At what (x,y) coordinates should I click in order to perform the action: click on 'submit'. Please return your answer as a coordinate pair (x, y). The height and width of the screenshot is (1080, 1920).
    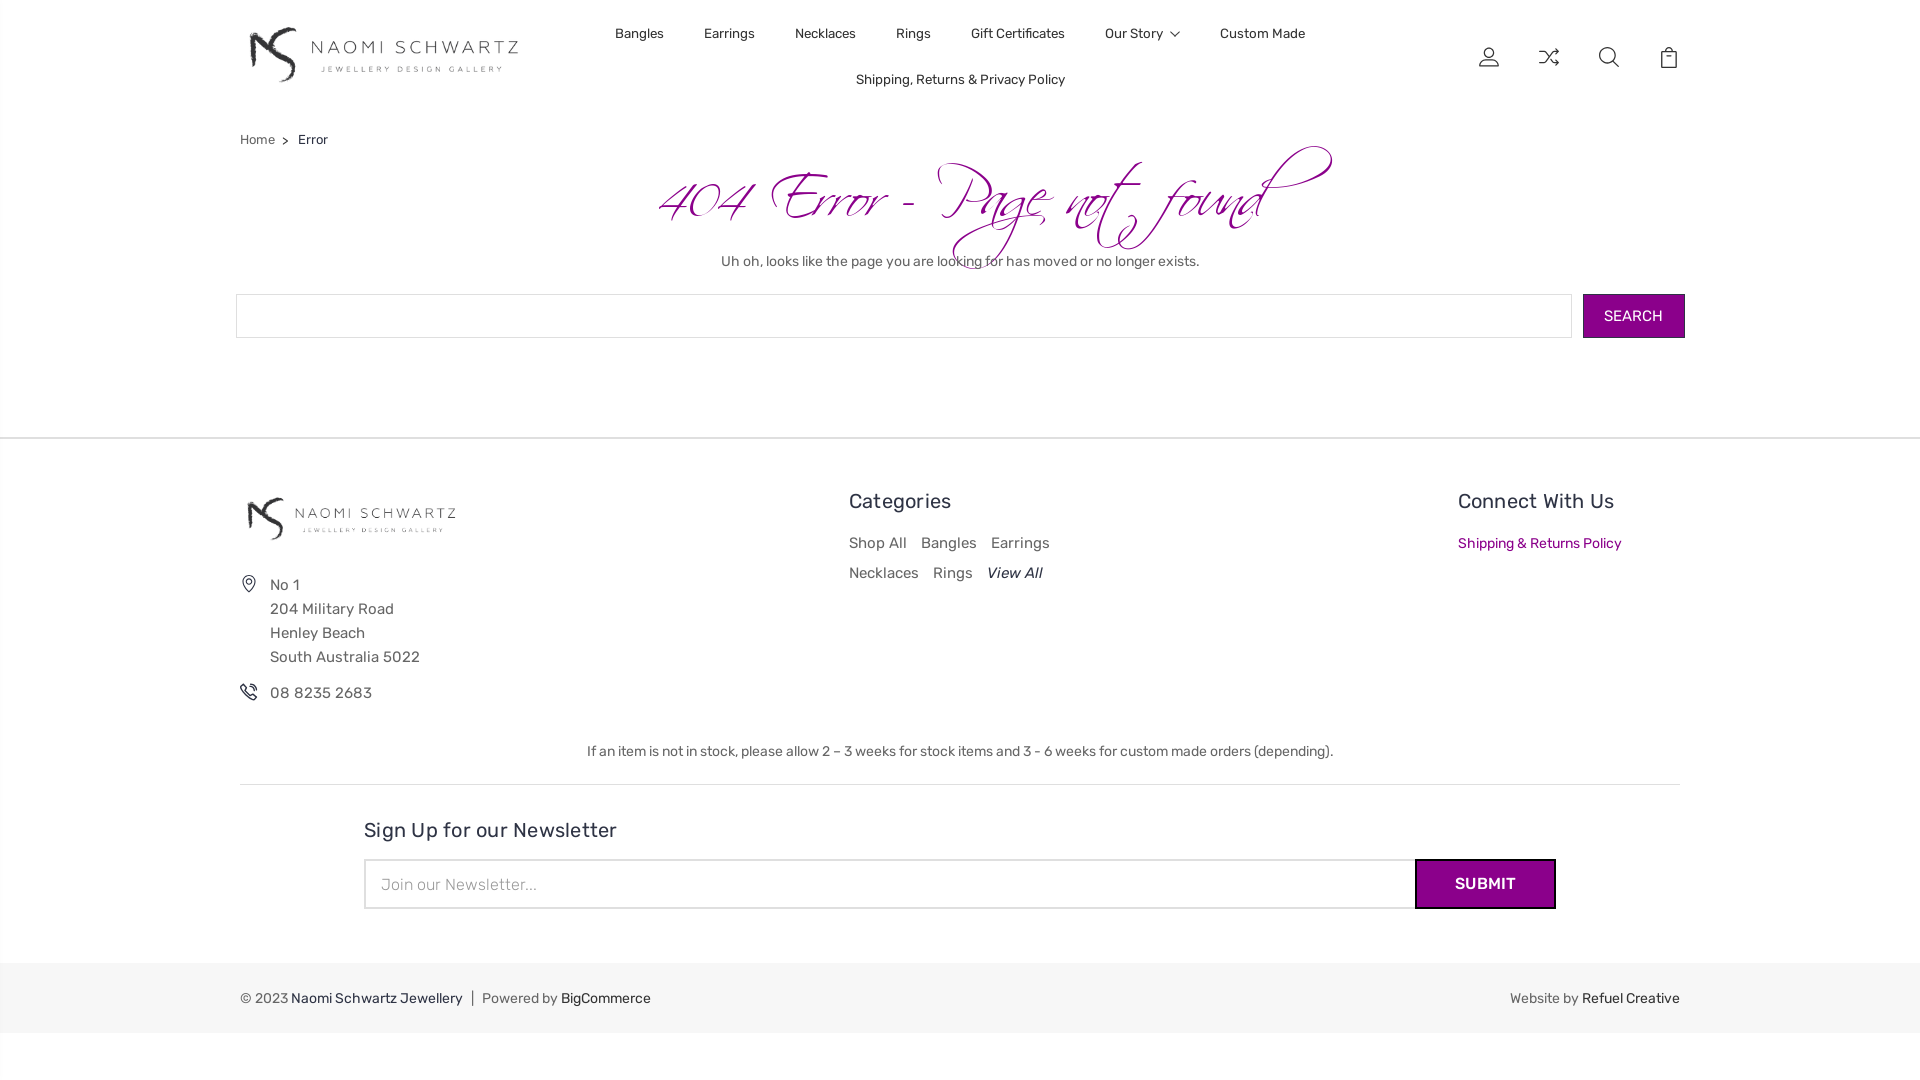
    Looking at the image, I should click on (1485, 882).